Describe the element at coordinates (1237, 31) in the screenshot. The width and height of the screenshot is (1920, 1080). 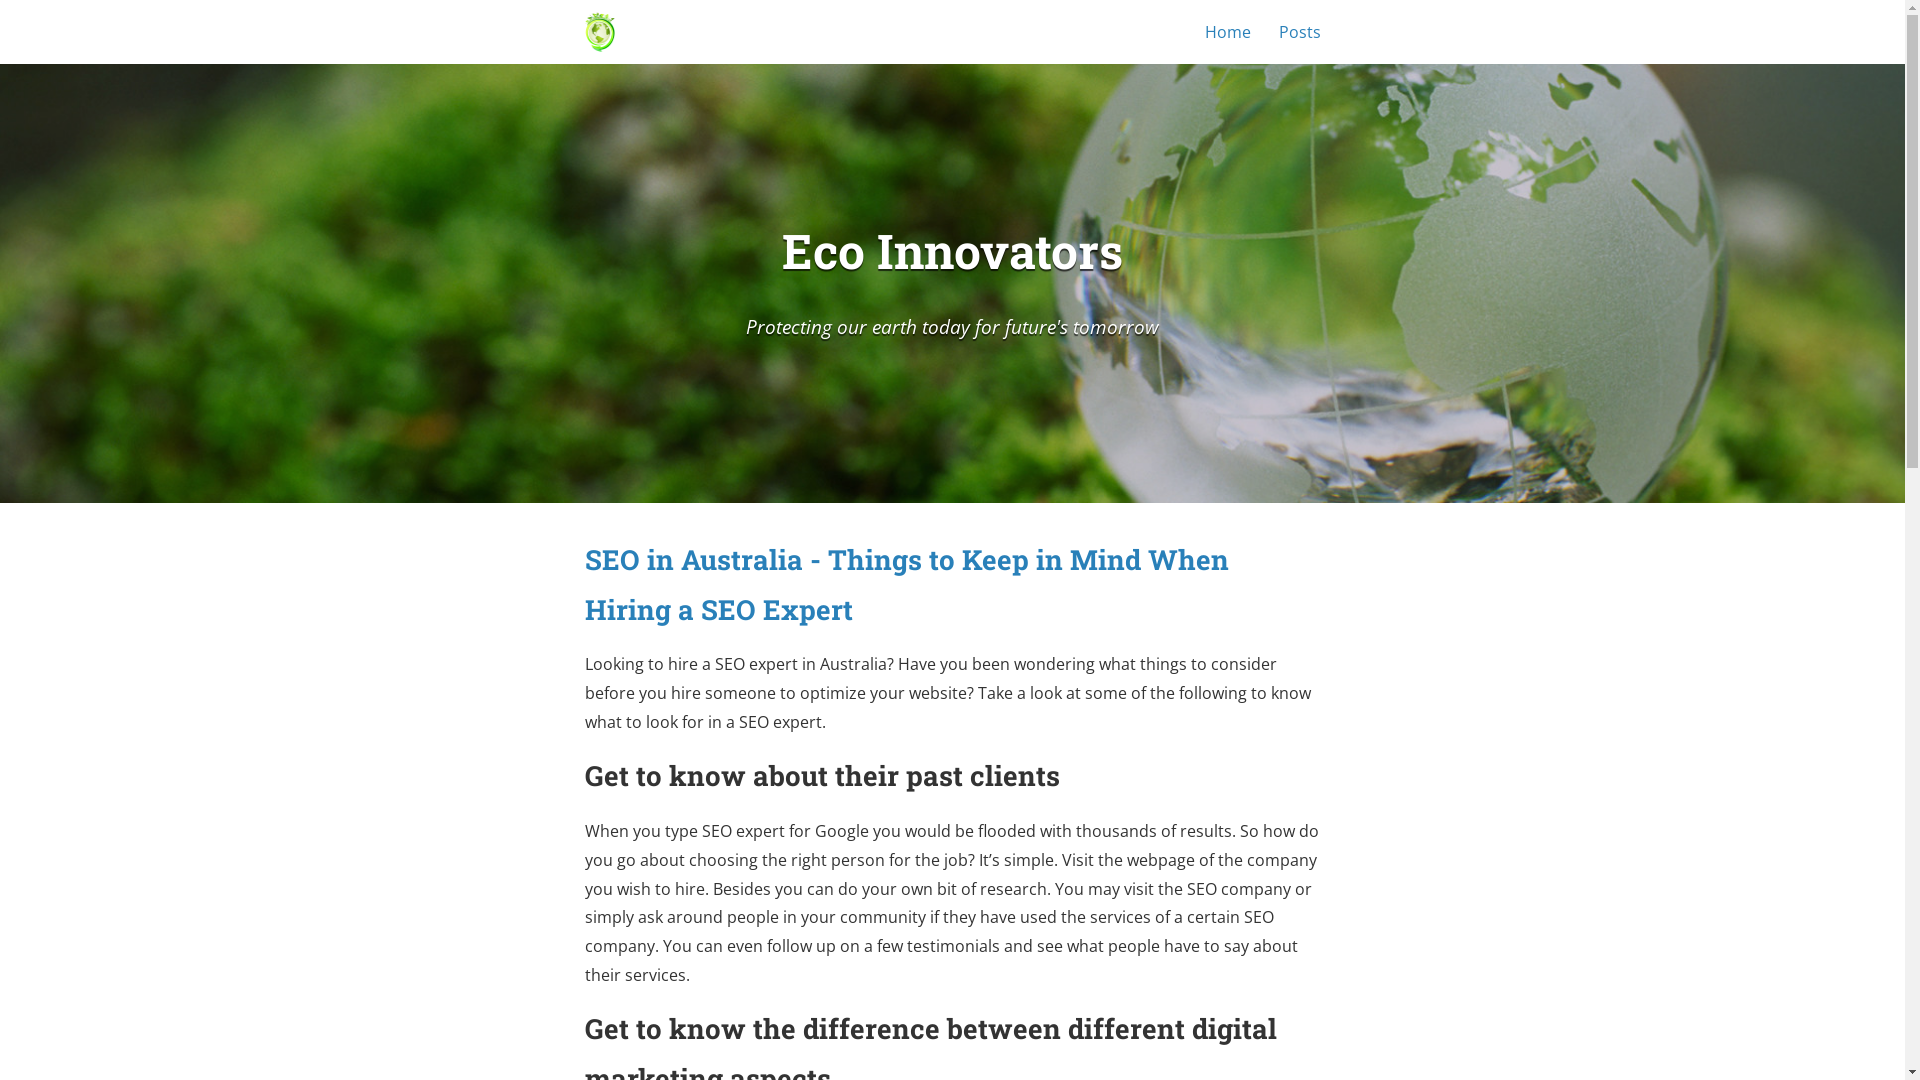
I see `'Home'` at that location.